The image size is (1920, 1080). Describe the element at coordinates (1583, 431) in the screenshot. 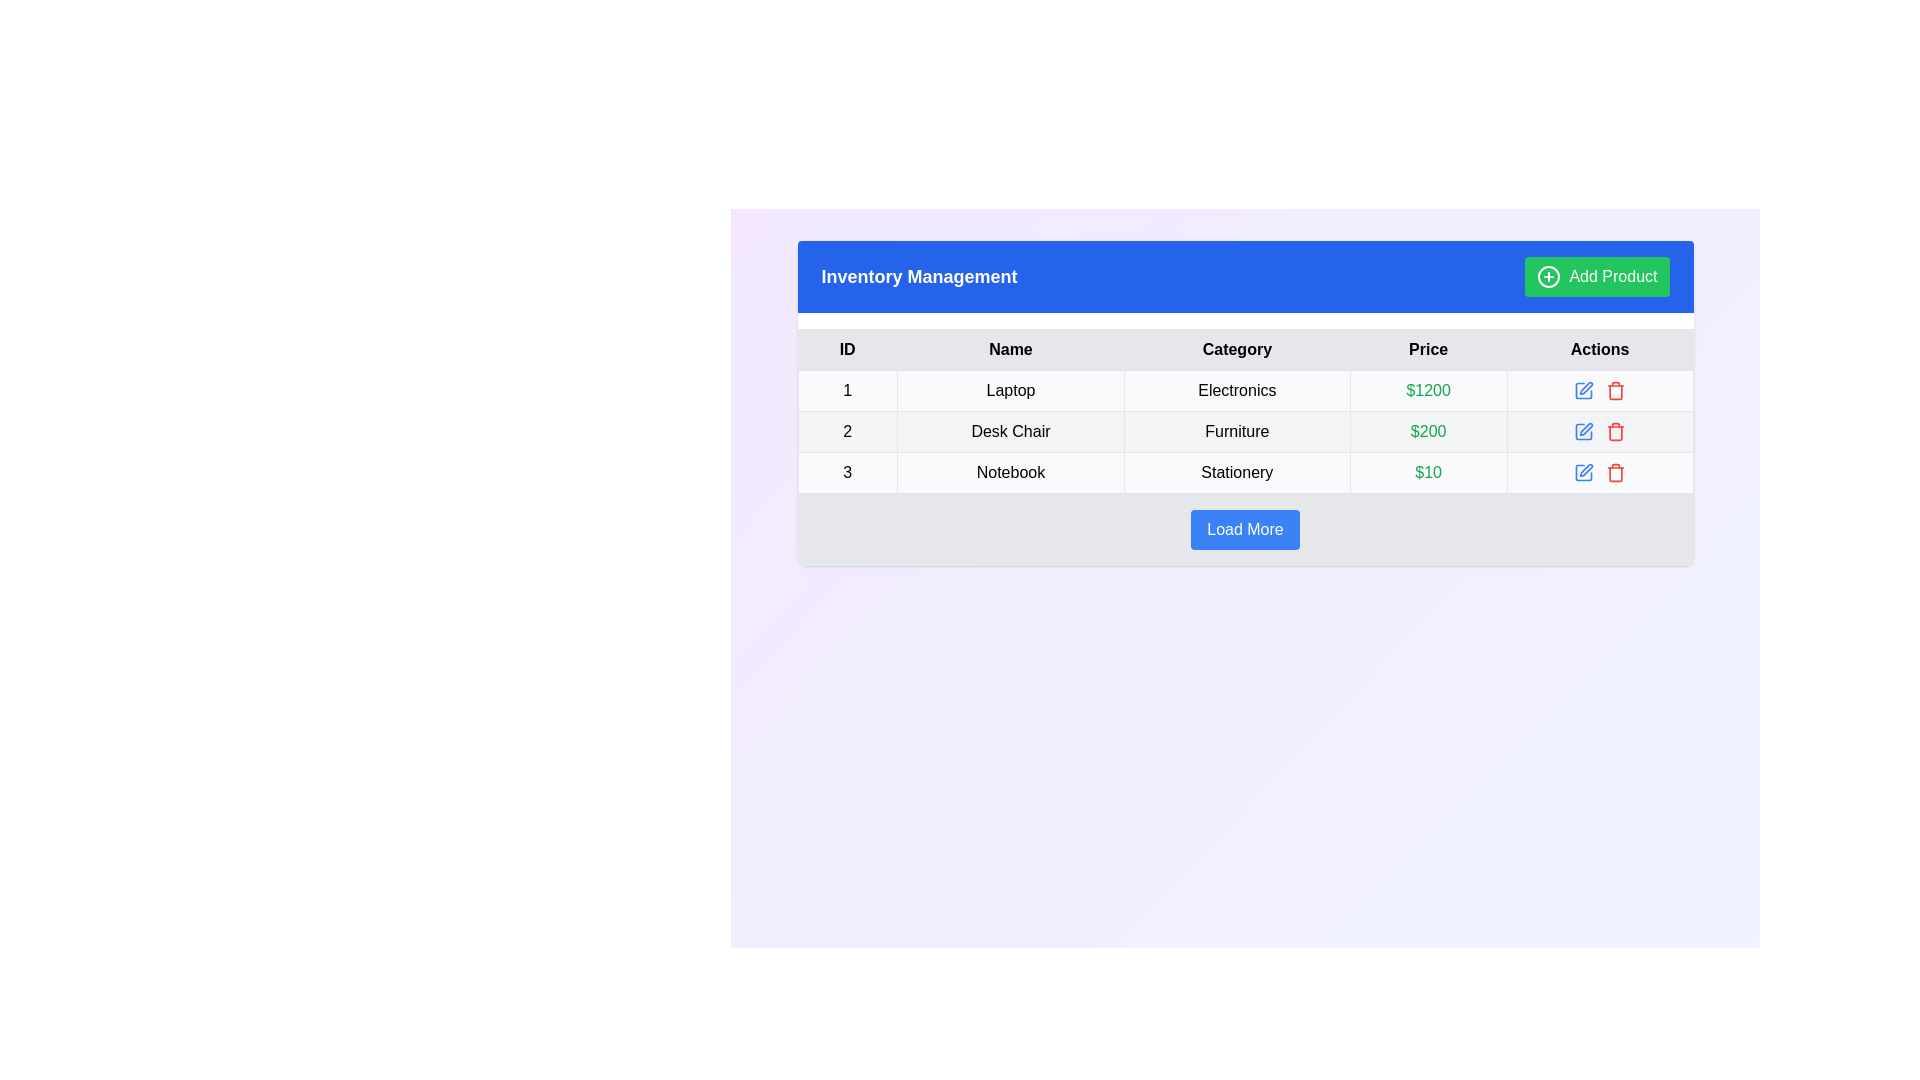

I see `the 'Edit' icon located in the 'Actions' column of the second row under the 'Furniture $200' entry to allow modification of the item's details` at that location.